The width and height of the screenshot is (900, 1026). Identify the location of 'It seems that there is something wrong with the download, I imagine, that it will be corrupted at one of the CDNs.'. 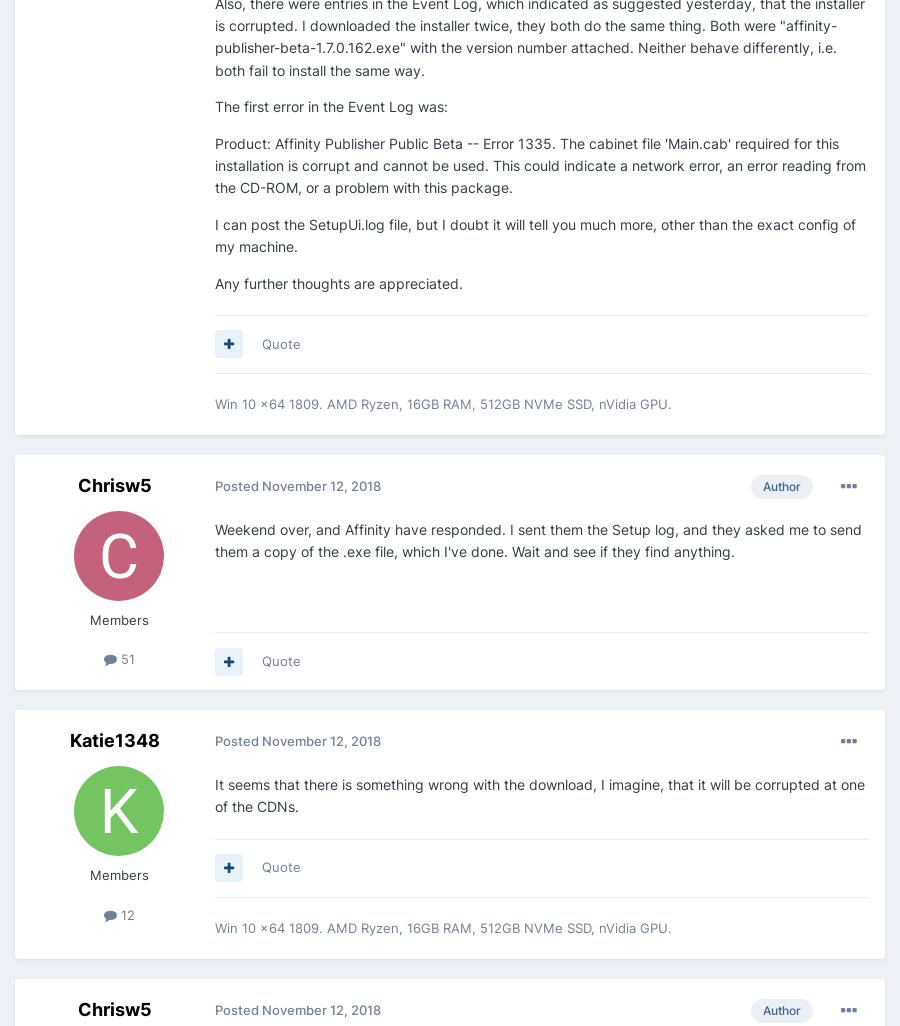
(539, 794).